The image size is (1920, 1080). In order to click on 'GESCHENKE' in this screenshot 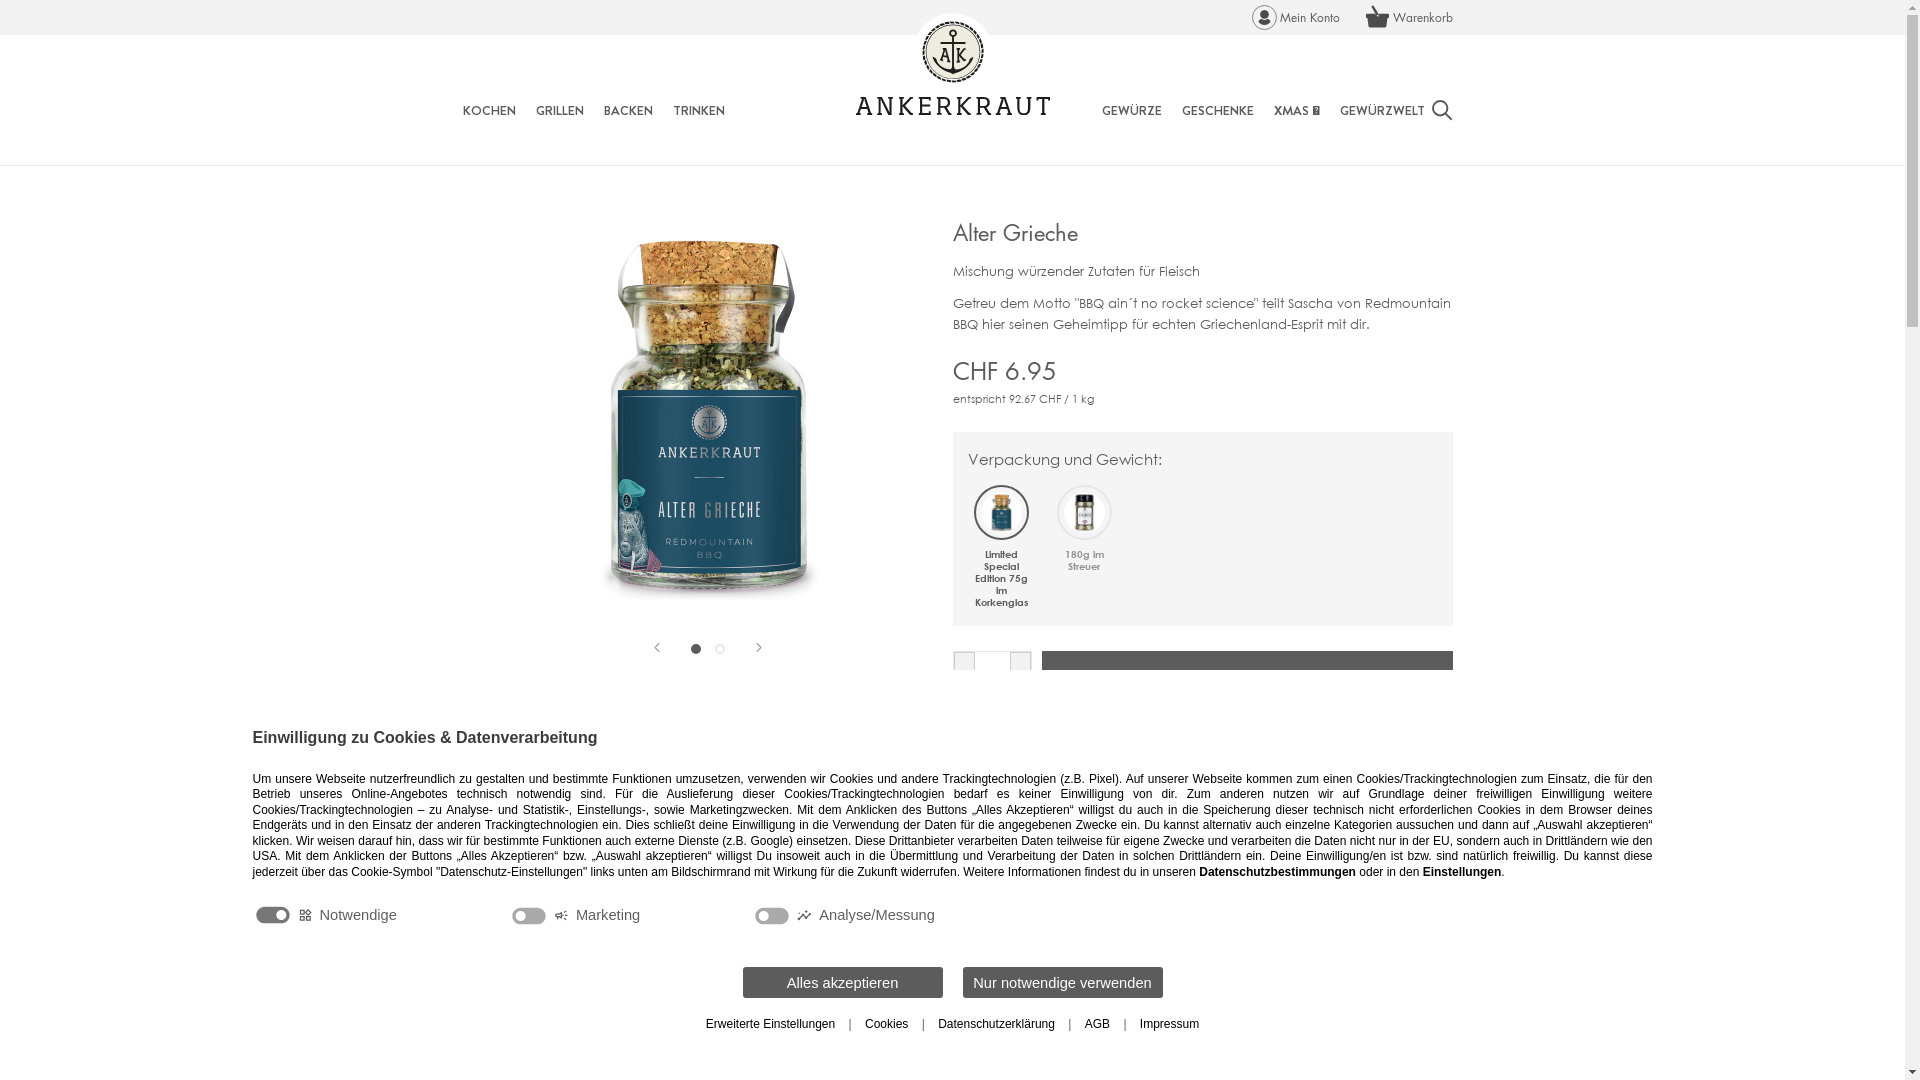, I will do `click(1217, 110)`.